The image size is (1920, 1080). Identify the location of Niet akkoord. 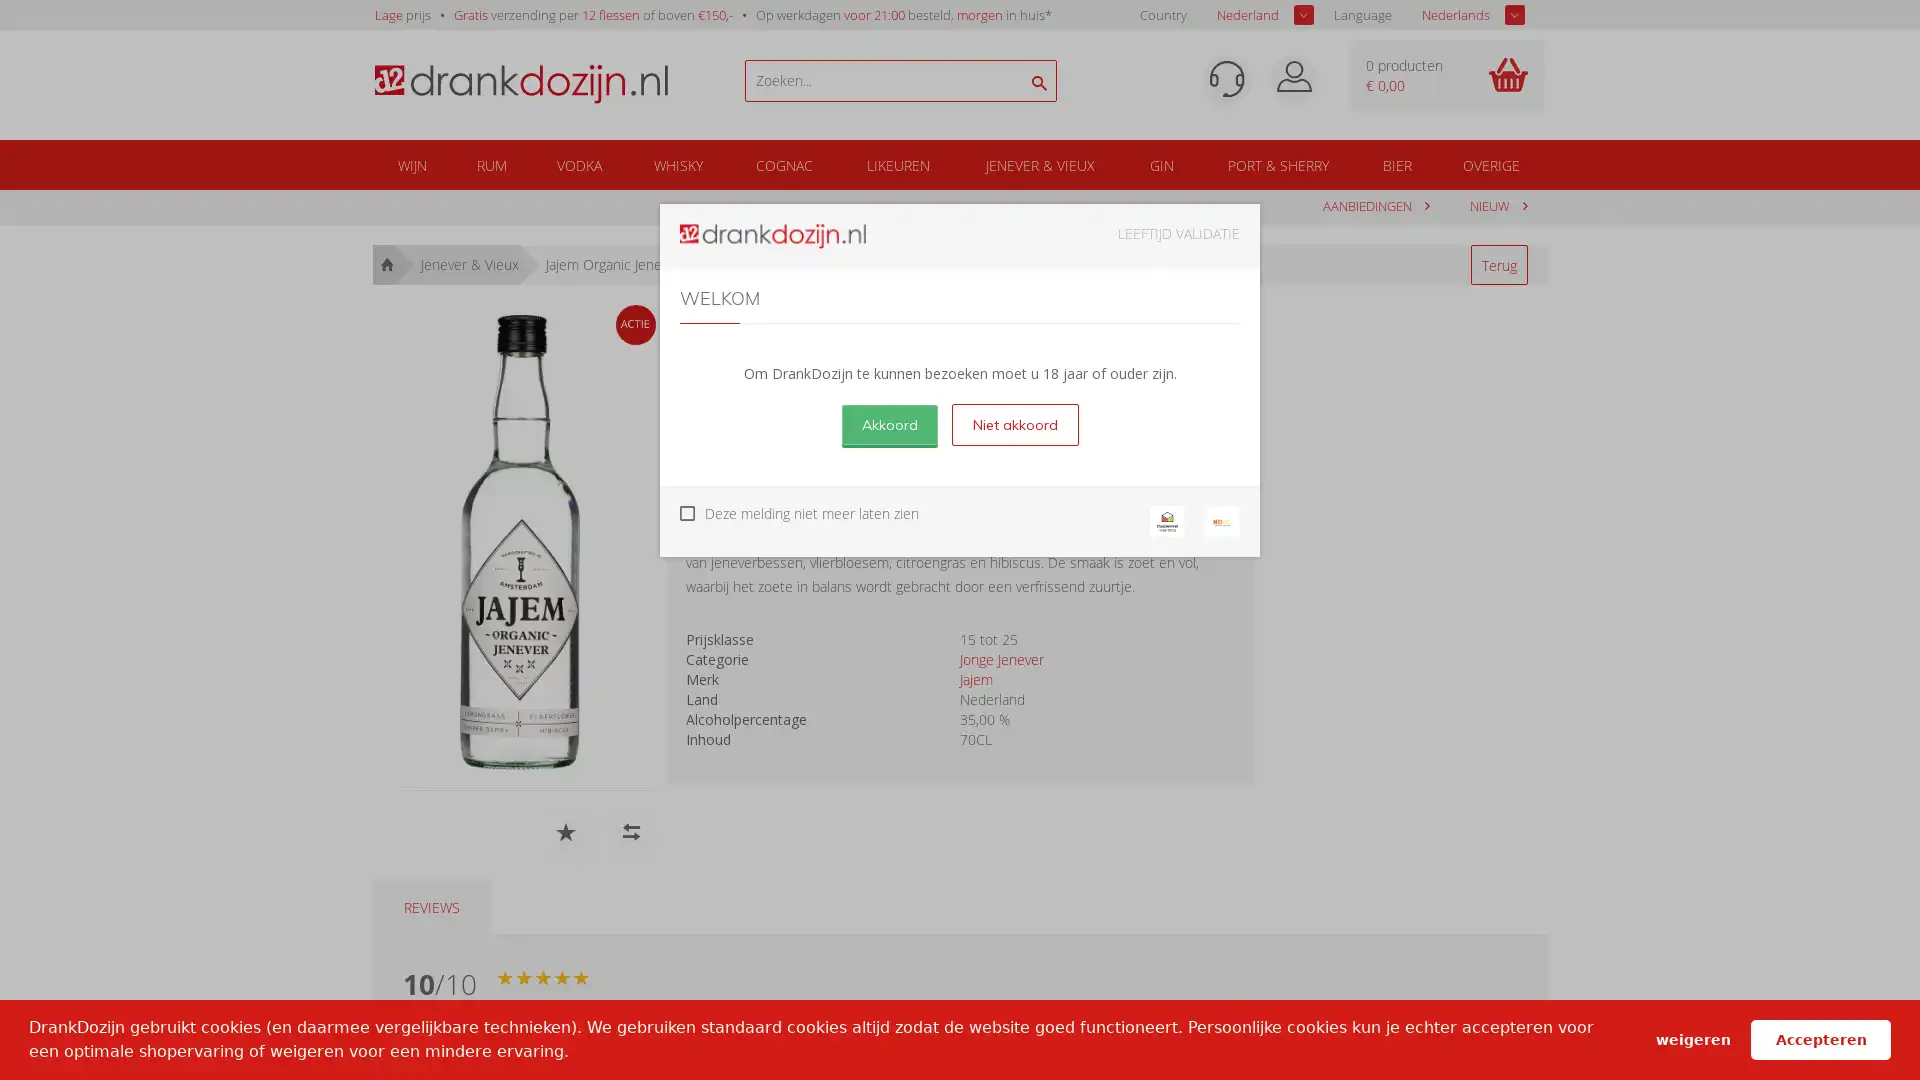
(1014, 423).